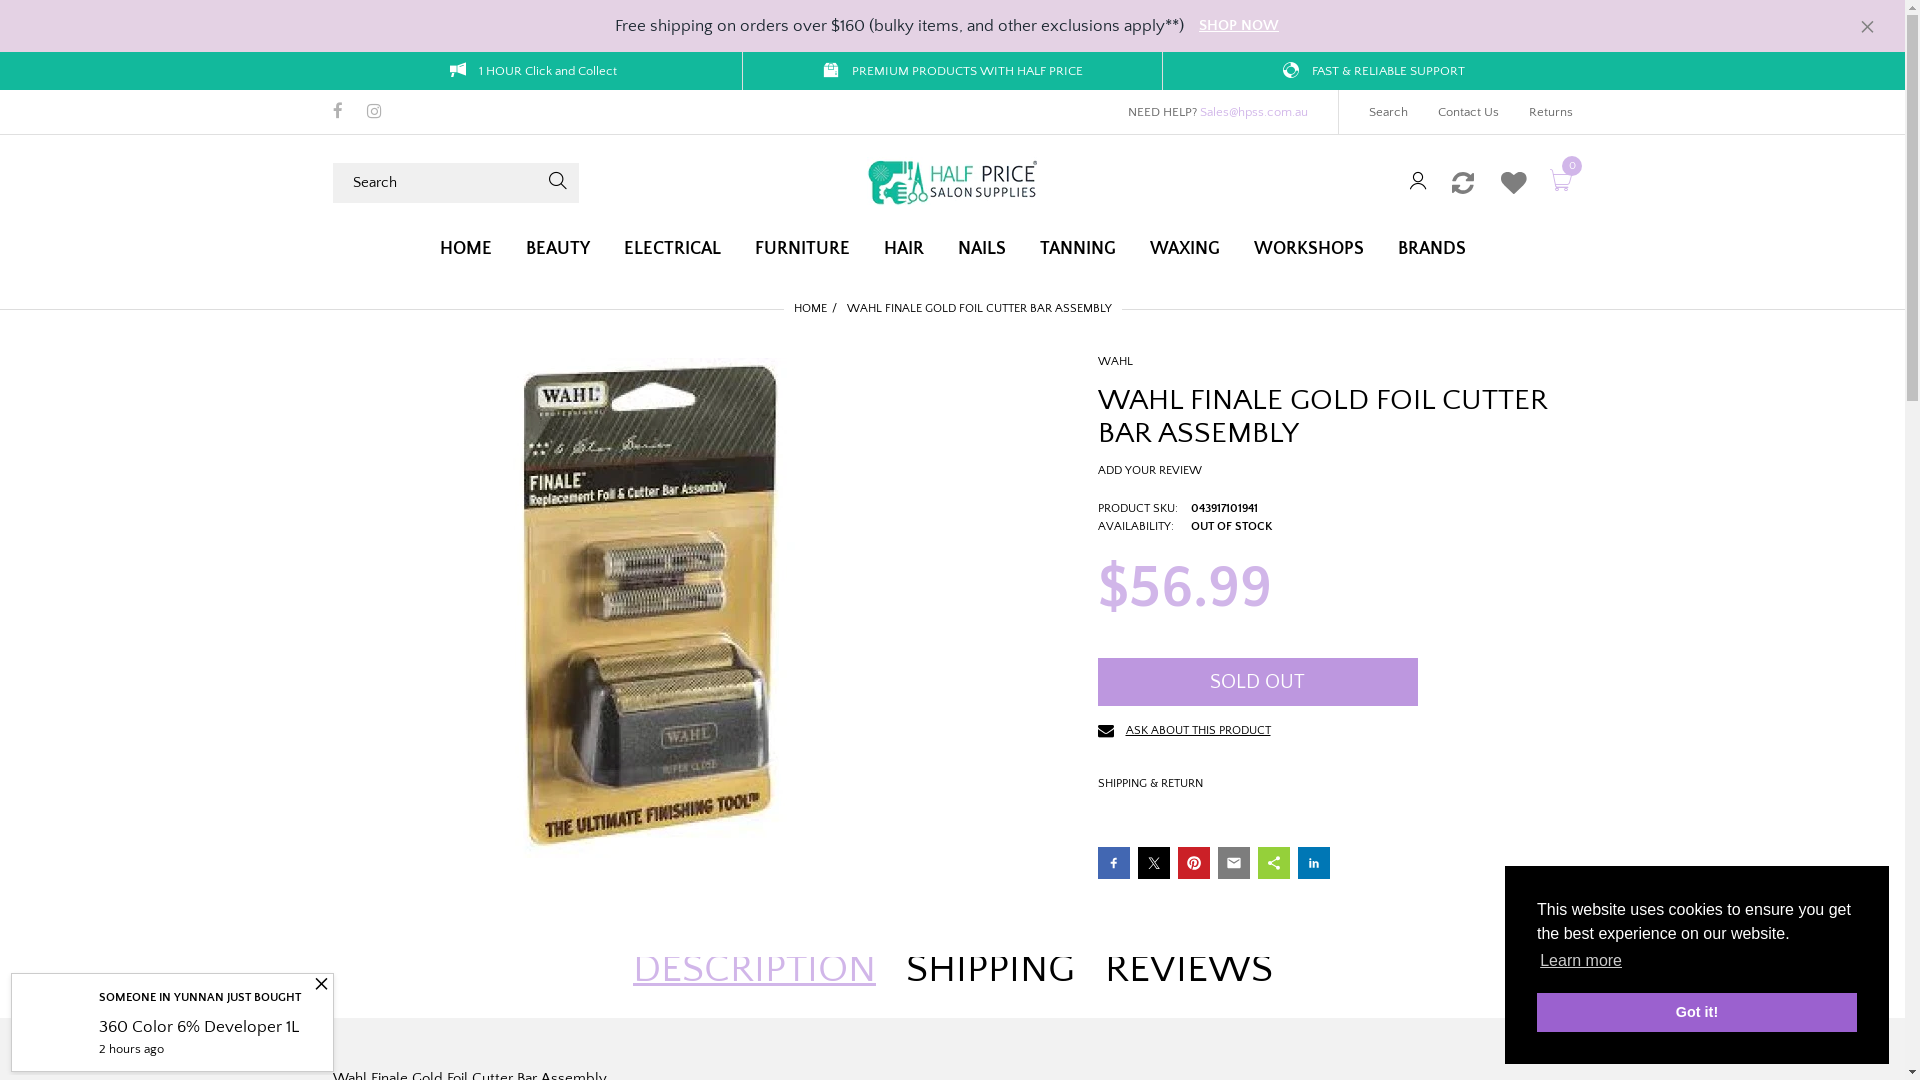  I want to click on 'WAHL', so click(1114, 361).